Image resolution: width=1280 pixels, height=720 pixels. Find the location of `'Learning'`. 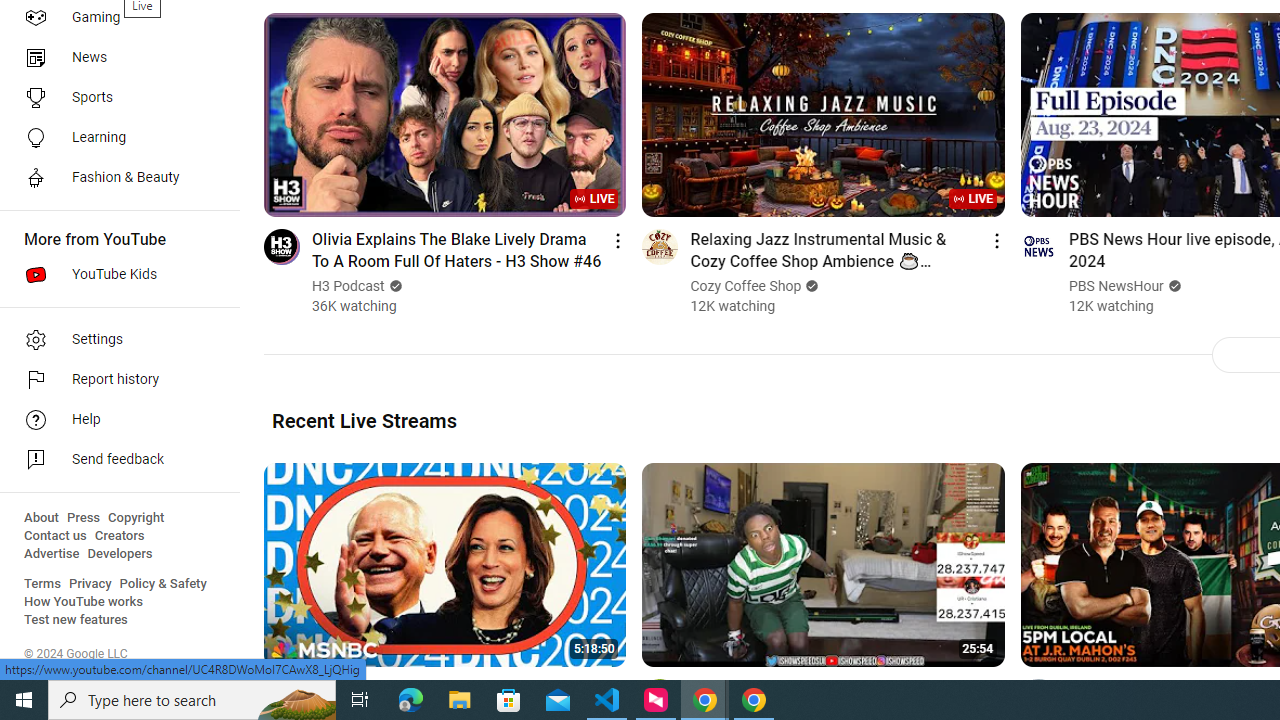

'Learning' is located at coordinates (112, 136).